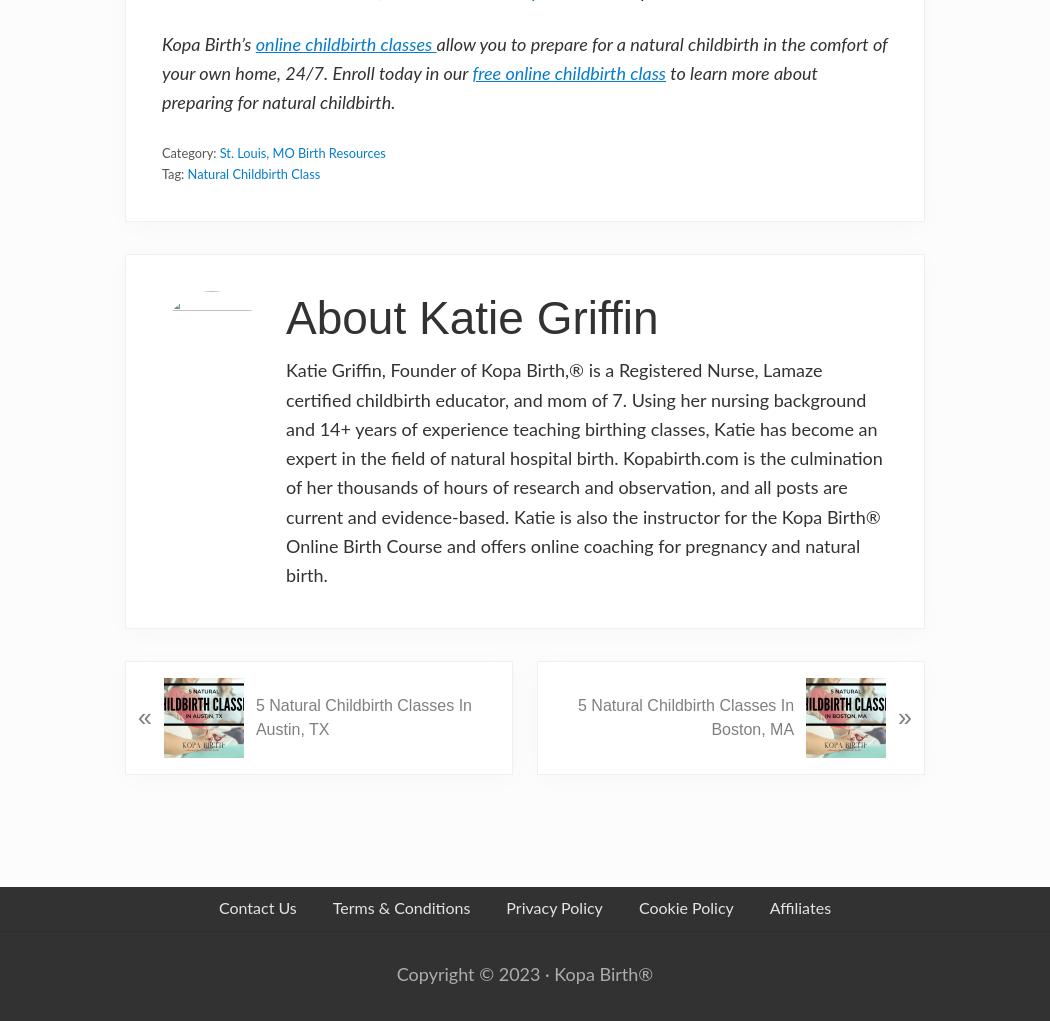  I want to click on 'to learn more about preparing for natural childbirth.', so click(488, 88).